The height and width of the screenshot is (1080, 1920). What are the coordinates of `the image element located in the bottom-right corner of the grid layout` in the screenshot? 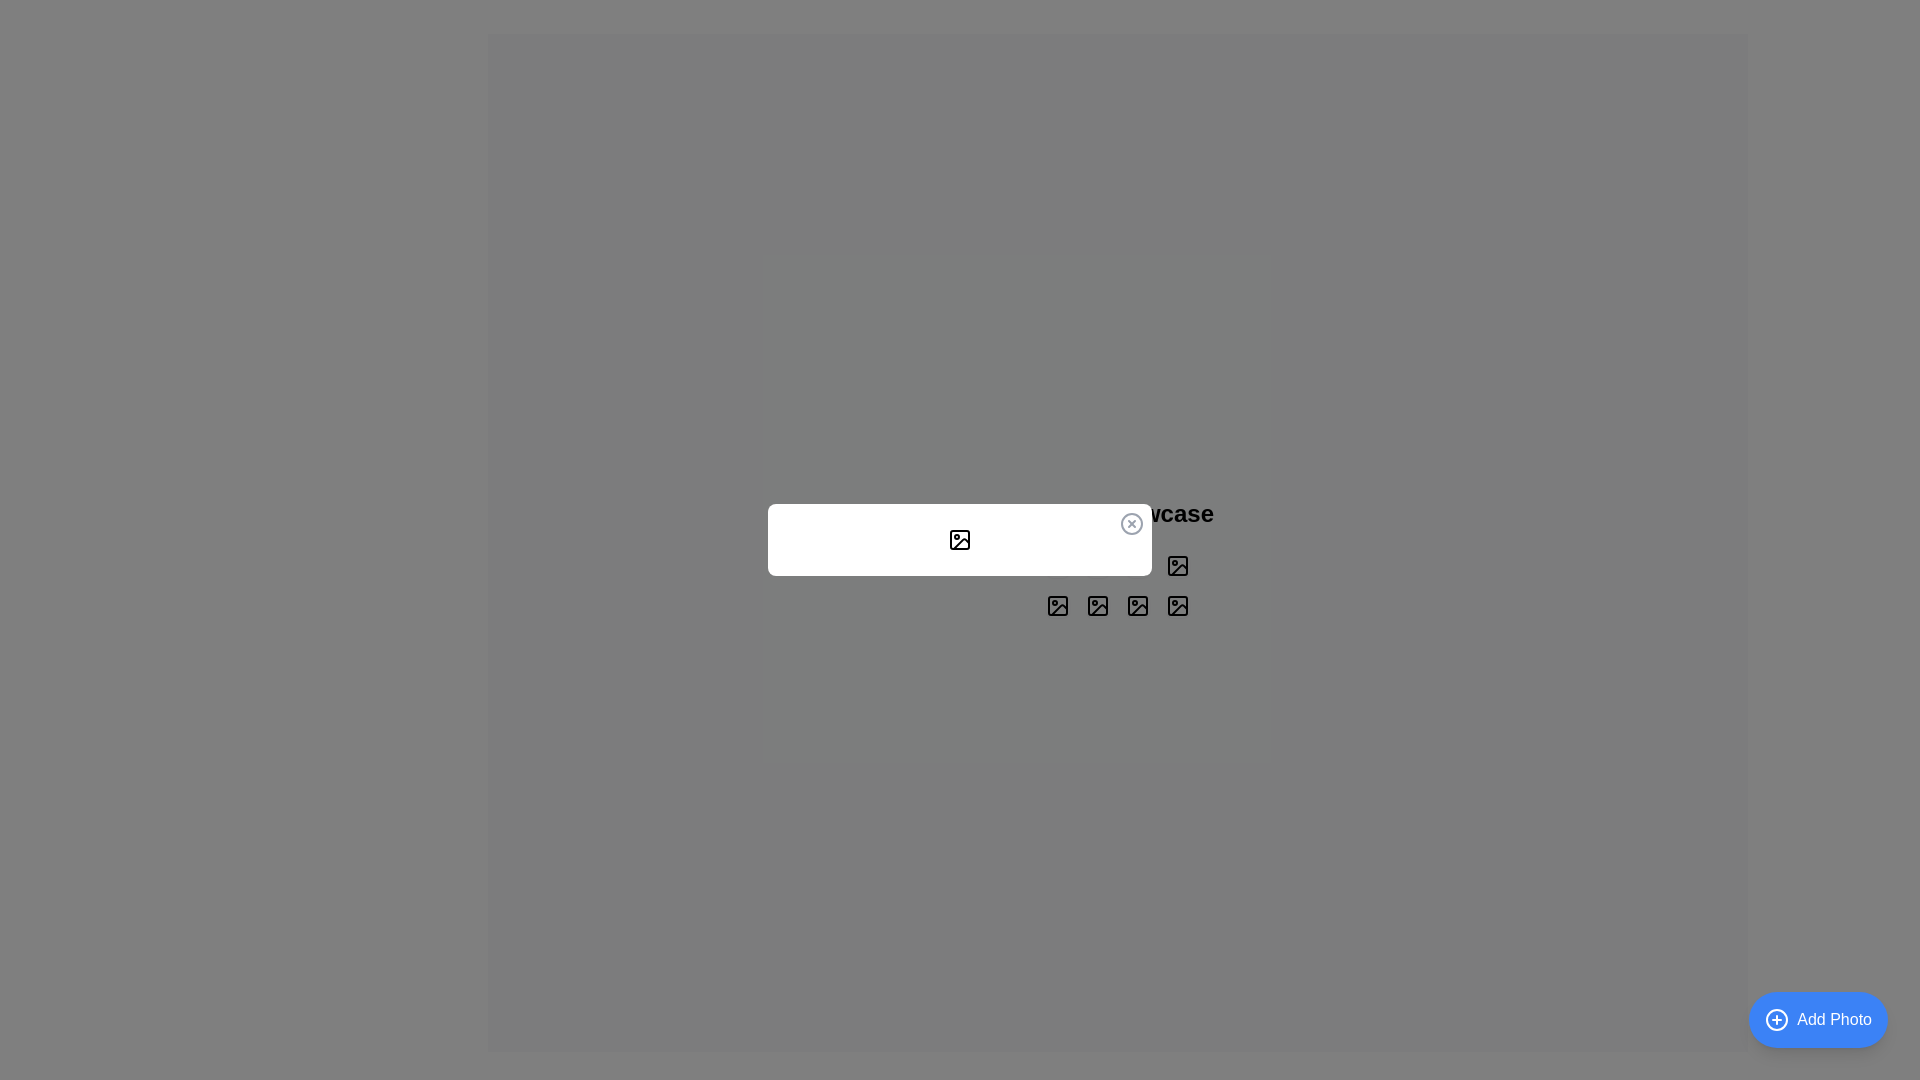 It's located at (1056, 604).